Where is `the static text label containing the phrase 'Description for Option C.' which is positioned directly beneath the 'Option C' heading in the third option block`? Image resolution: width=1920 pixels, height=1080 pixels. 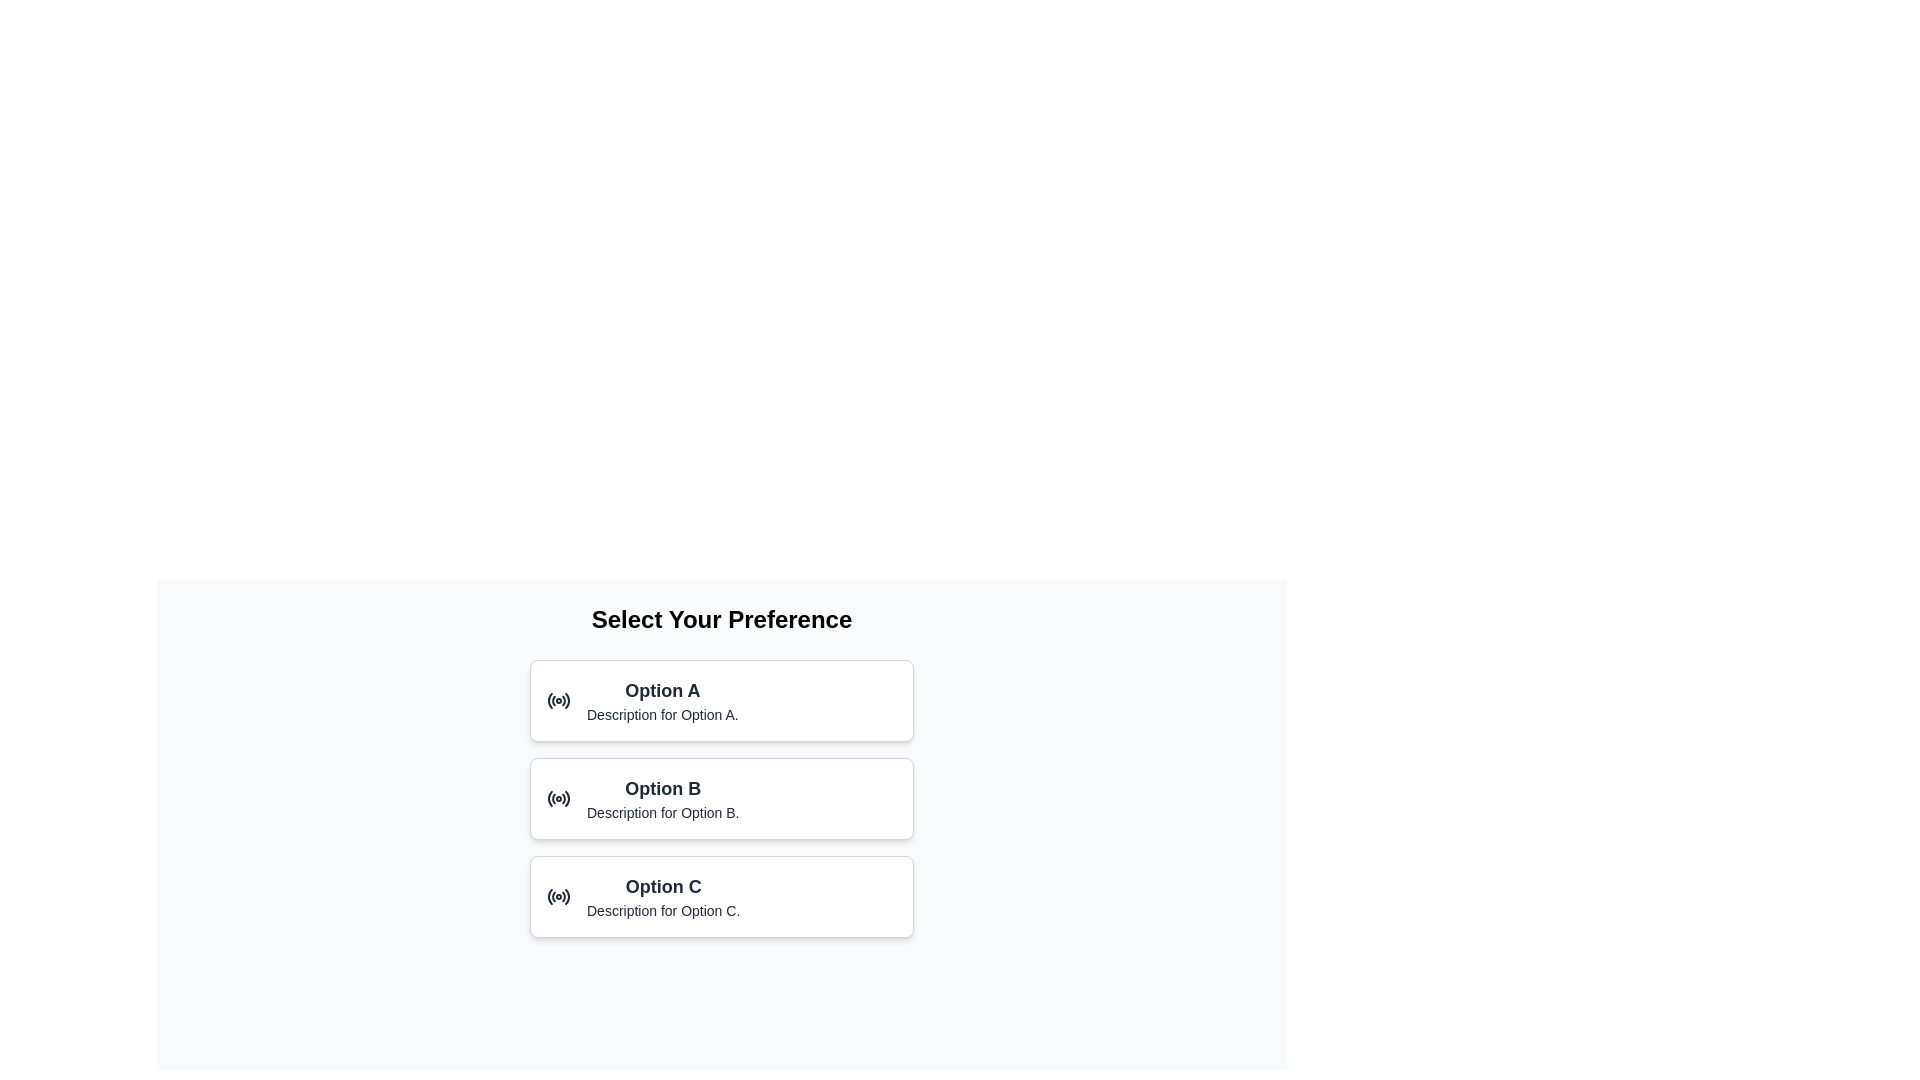
the static text label containing the phrase 'Description for Option C.' which is positioned directly beneath the 'Option C' heading in the third option block is located at coordinates (663, 910).